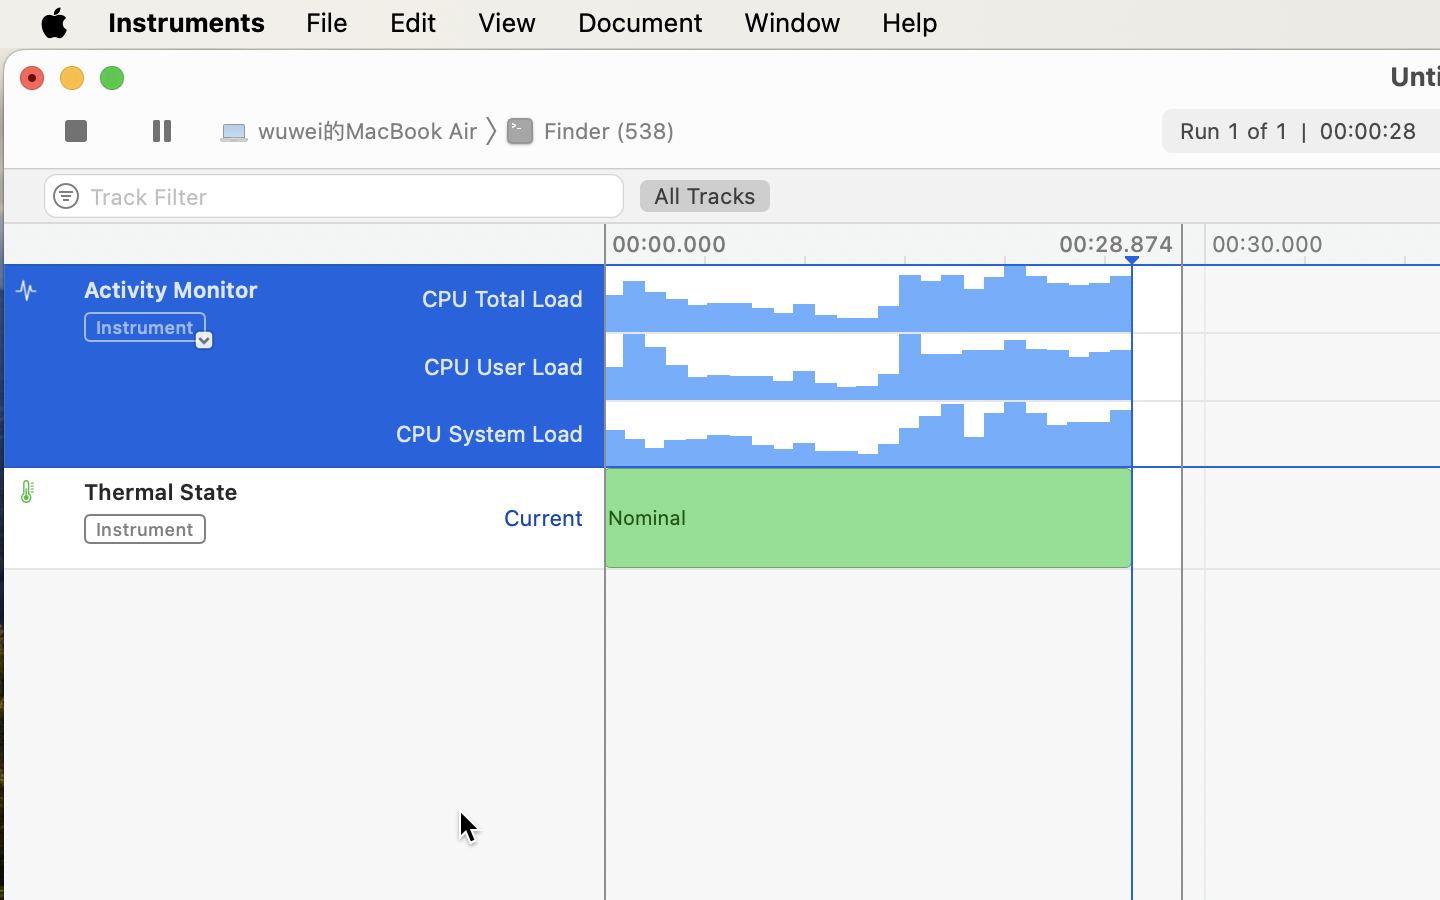  Describe the element at coordinates (351, 129) in the screenshot. I see `'wuwei的MacBook Air'` at that location.